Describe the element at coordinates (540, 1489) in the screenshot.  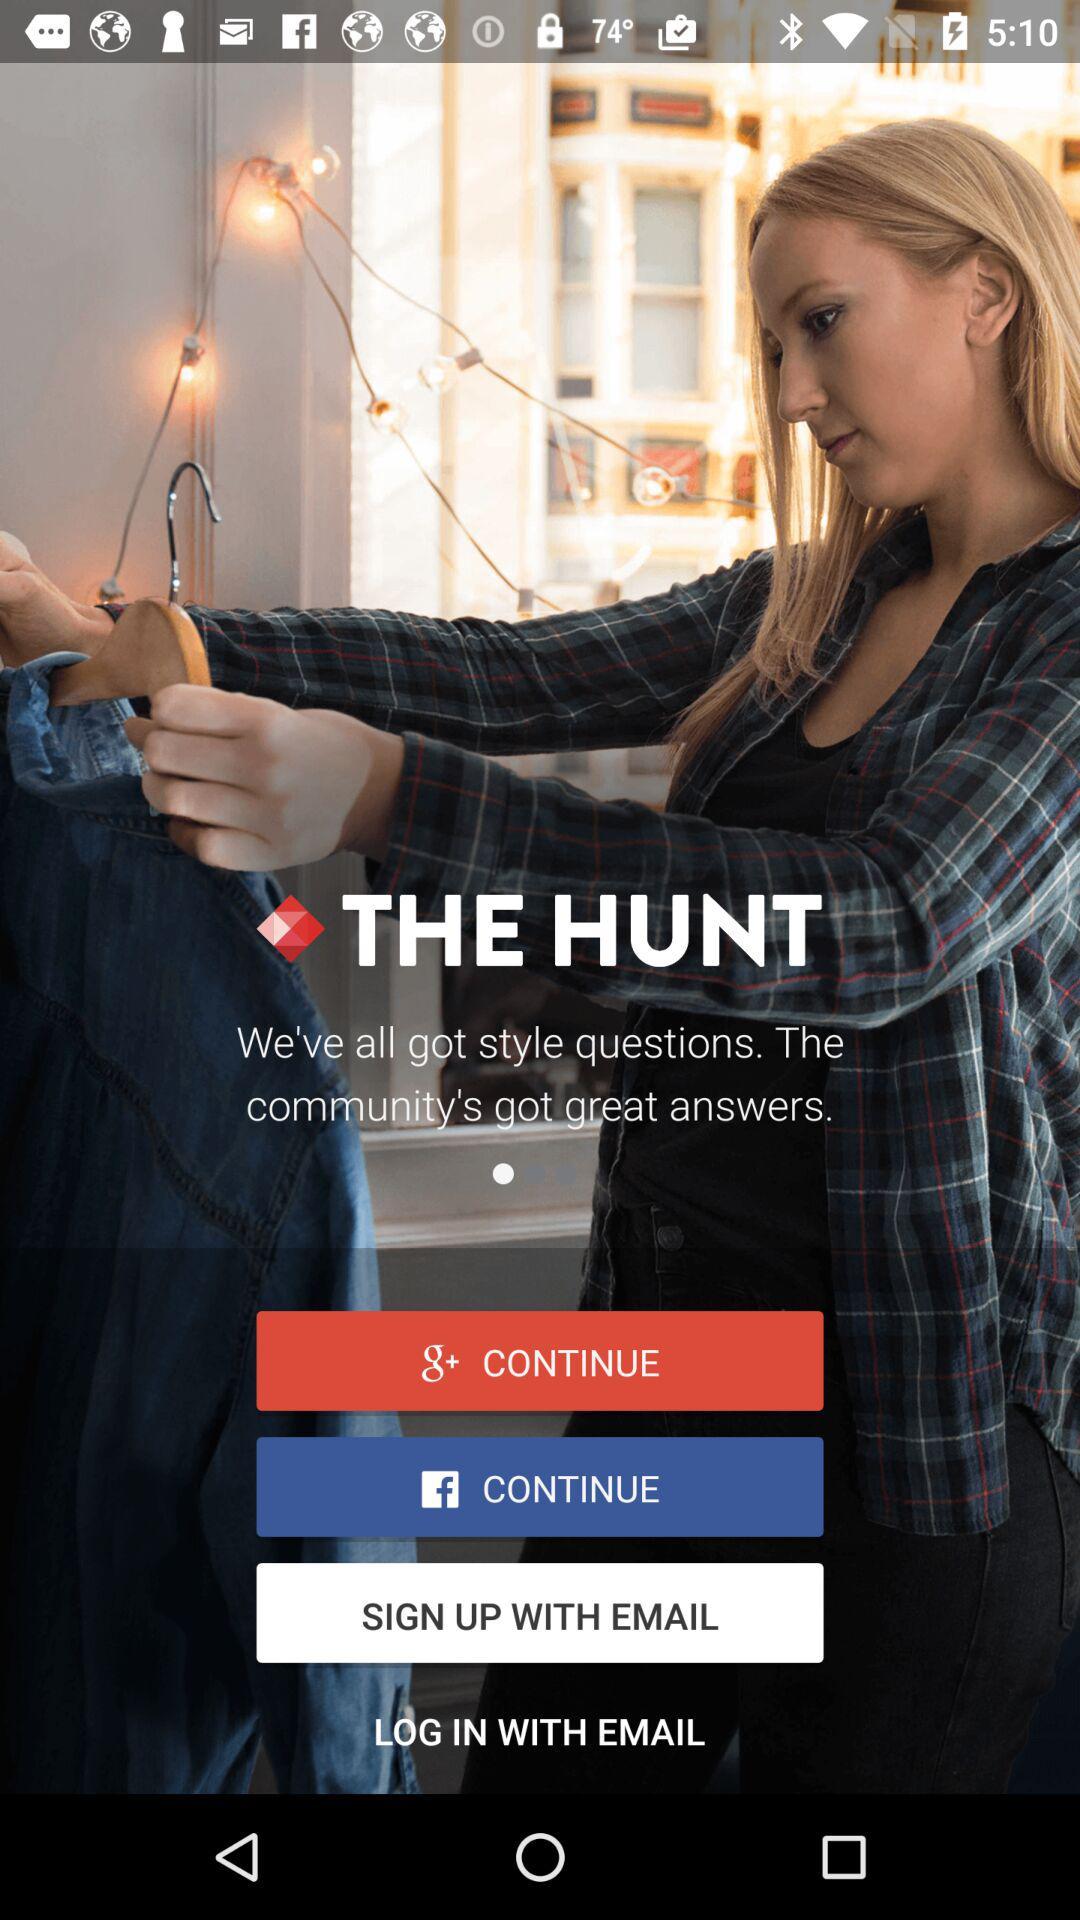
I see `facebook` at that location.